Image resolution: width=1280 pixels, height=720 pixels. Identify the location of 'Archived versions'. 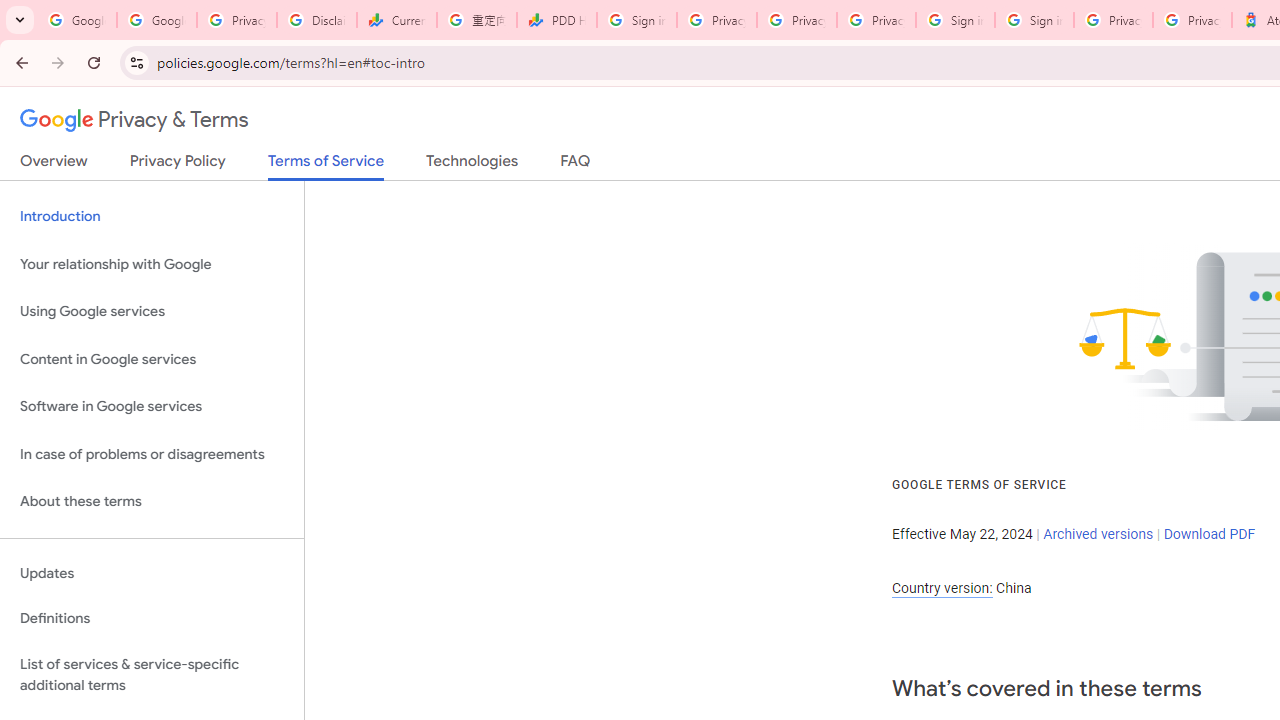
(1097, 532).